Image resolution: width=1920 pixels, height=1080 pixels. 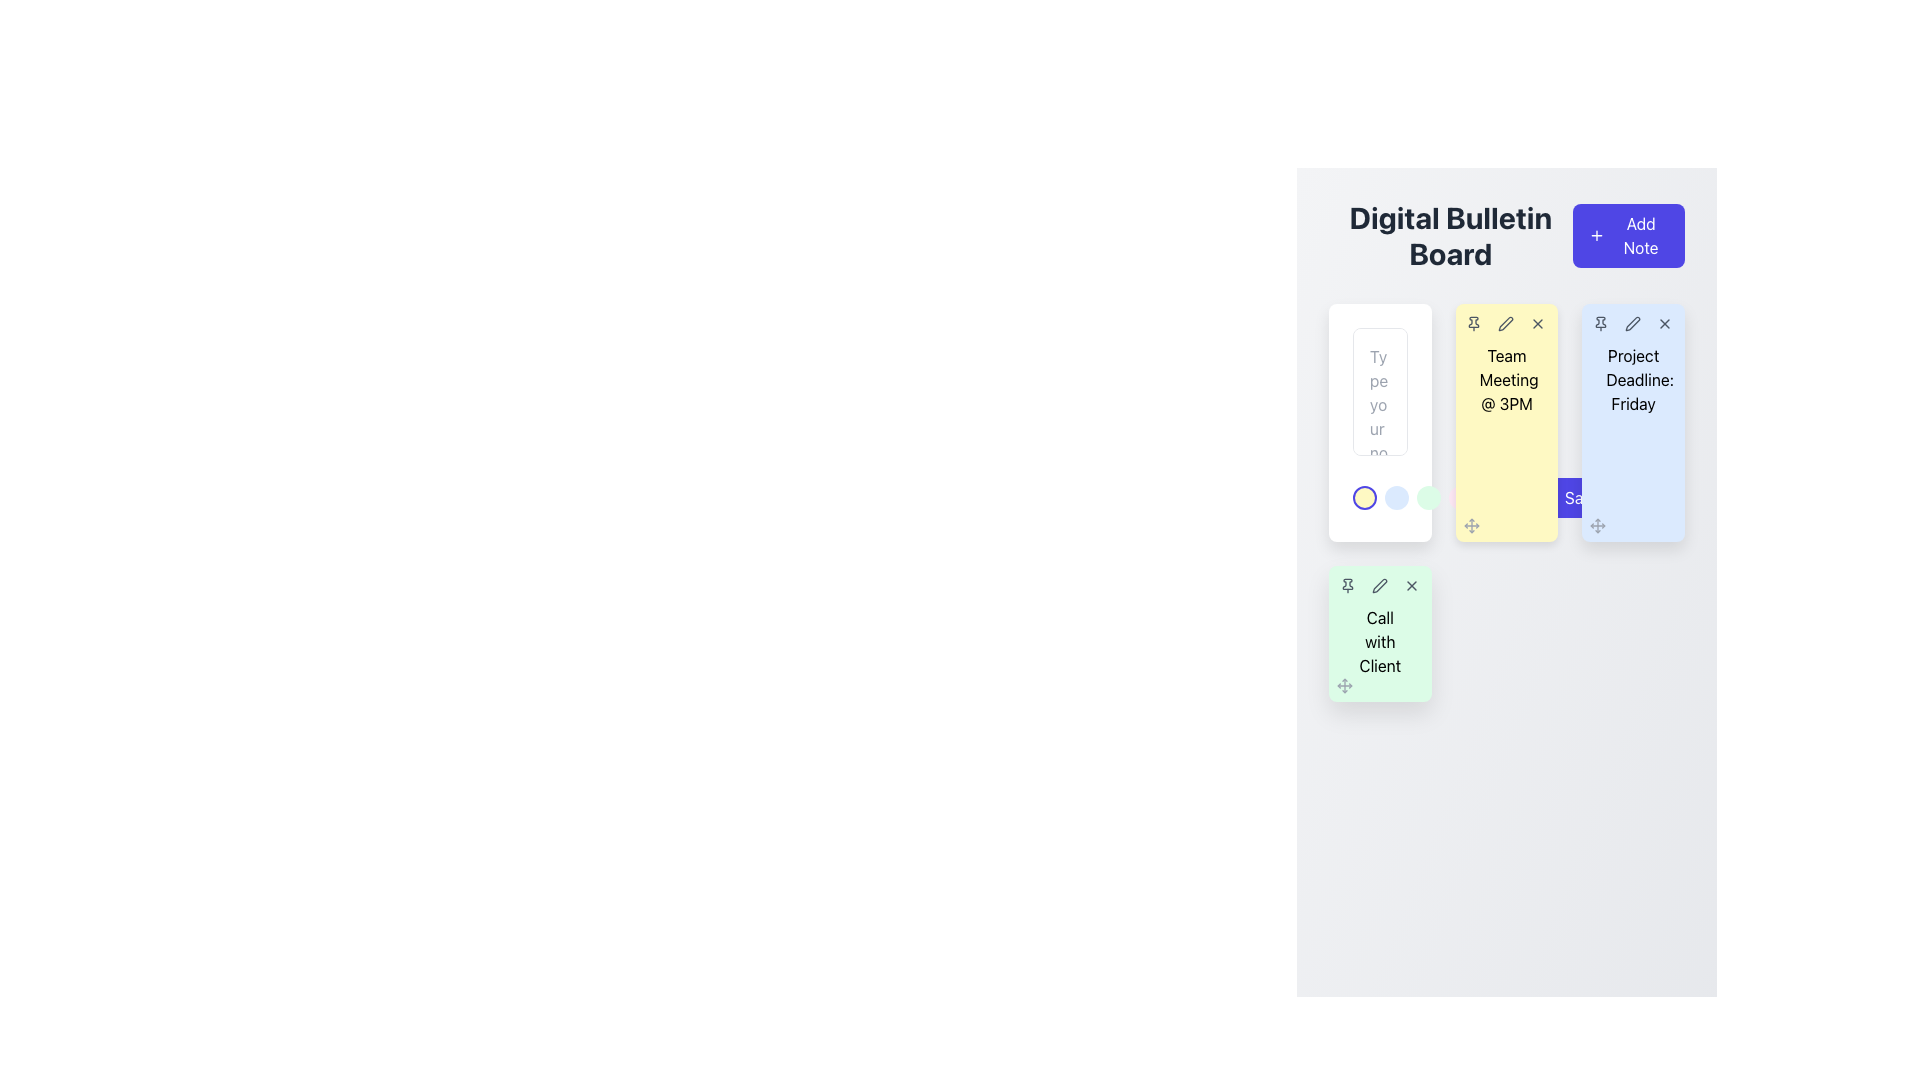 I want to click on the 'Call with Client' task card located in the third row of the grid, which is the leftmost card on this row, so click(x=1379, y=633).